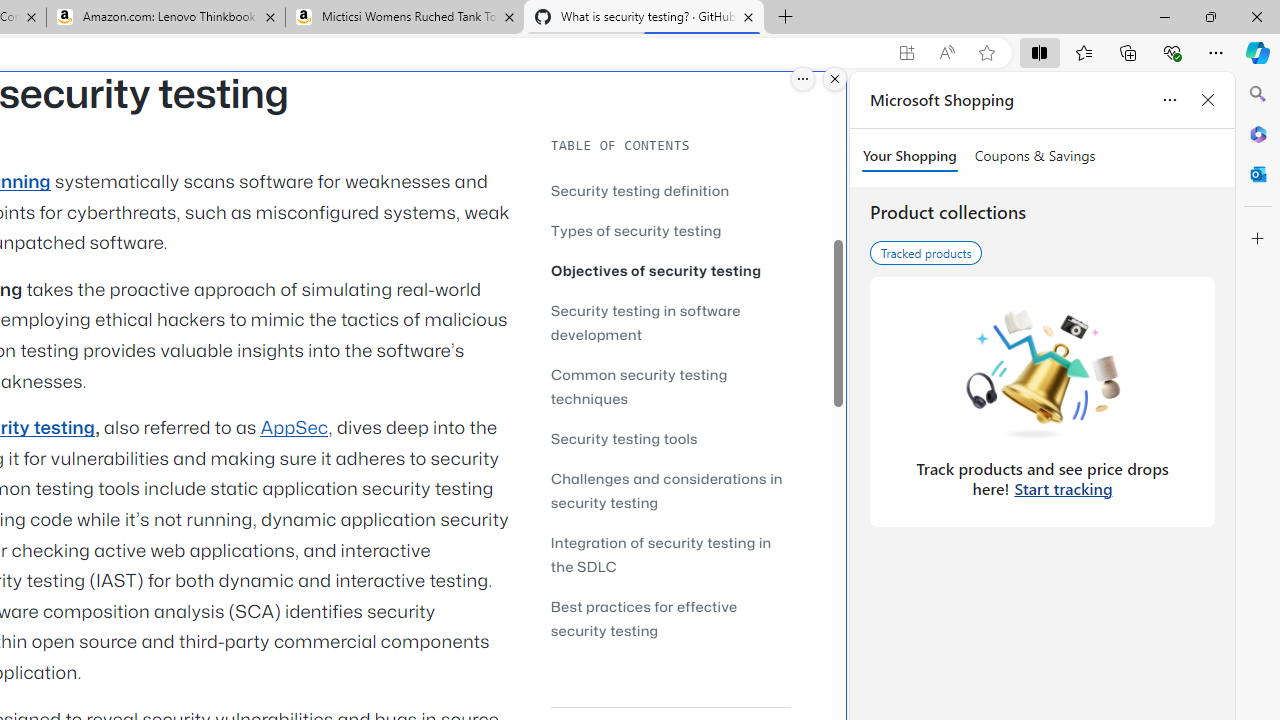 This screenshot has height=720, width=1280. What do you see at coordinates (670, 386) in the screenshot?
I see `'Common security testing techniques'` at bounding box center [670, 386].